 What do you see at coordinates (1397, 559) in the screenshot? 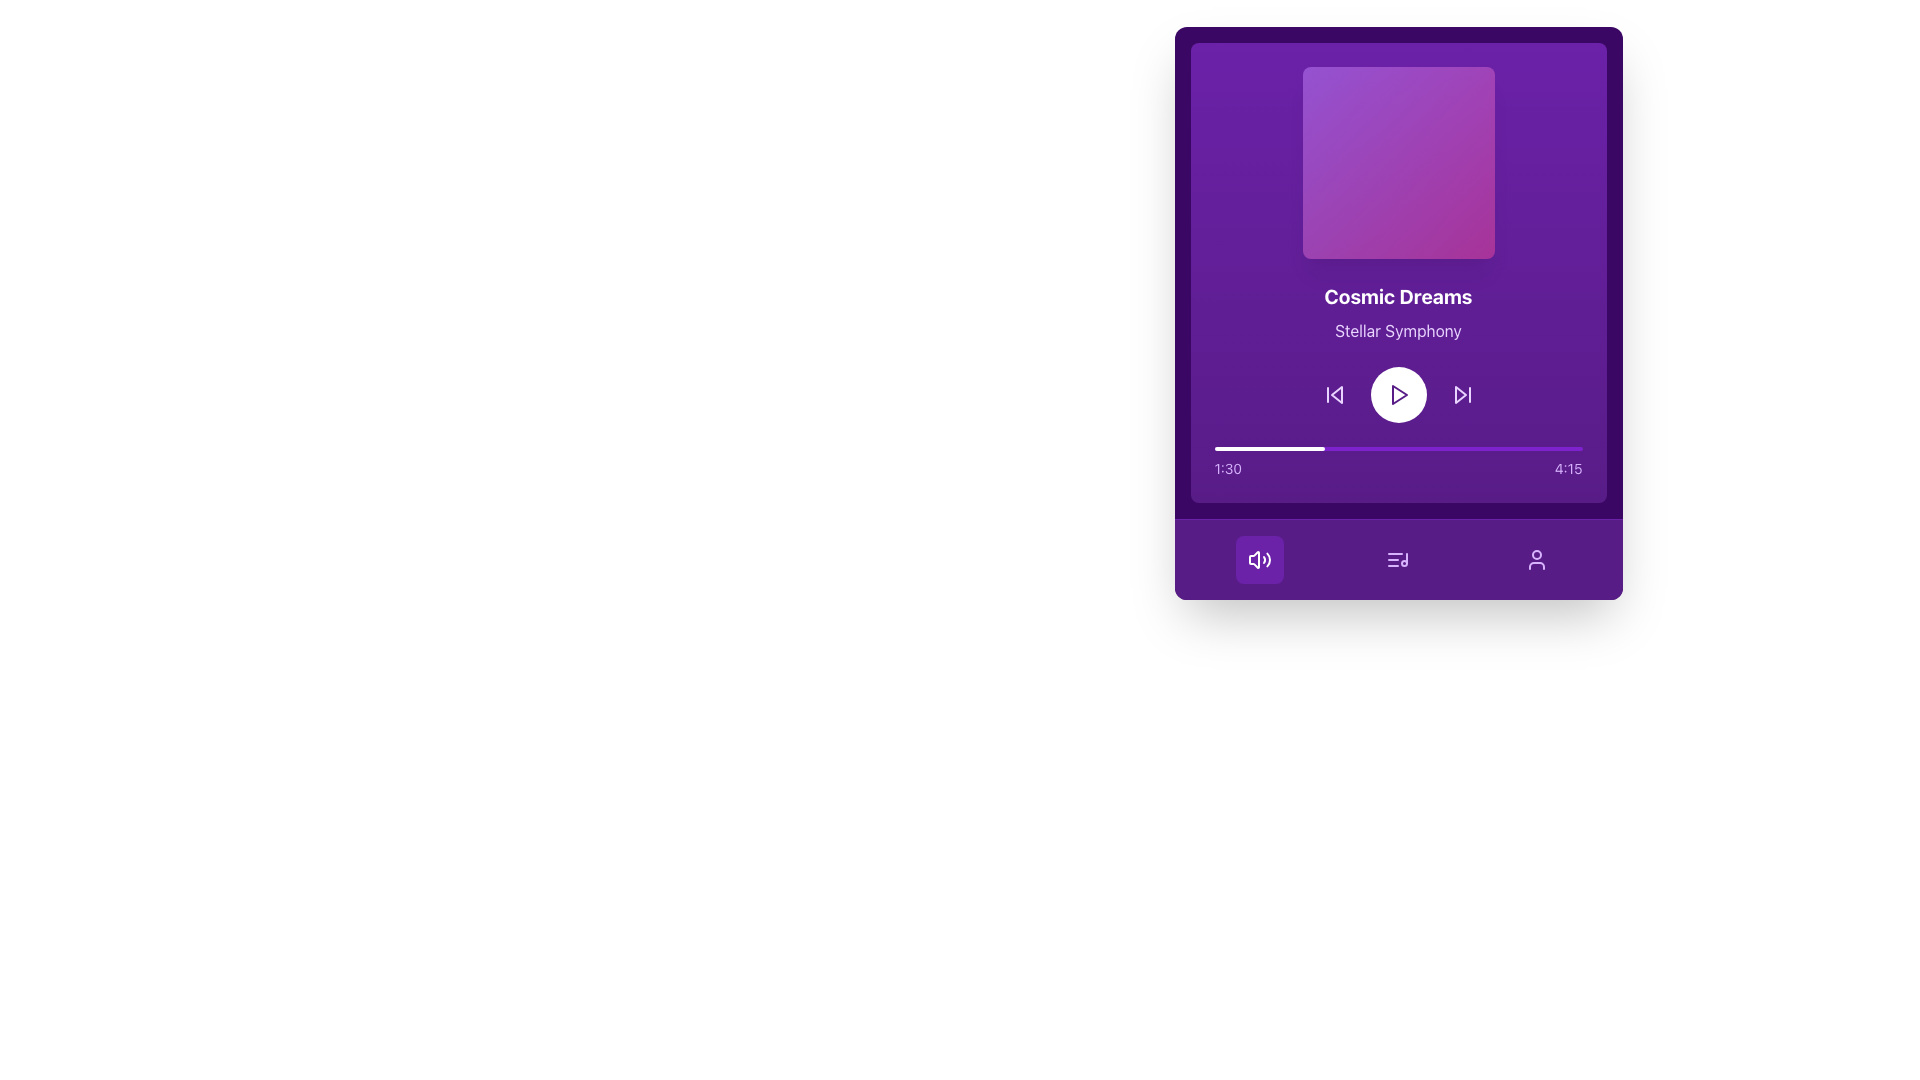
I see `the purple music playlist icon located in the center section of the bottom menu bar` at bounding box center [1397, 559].